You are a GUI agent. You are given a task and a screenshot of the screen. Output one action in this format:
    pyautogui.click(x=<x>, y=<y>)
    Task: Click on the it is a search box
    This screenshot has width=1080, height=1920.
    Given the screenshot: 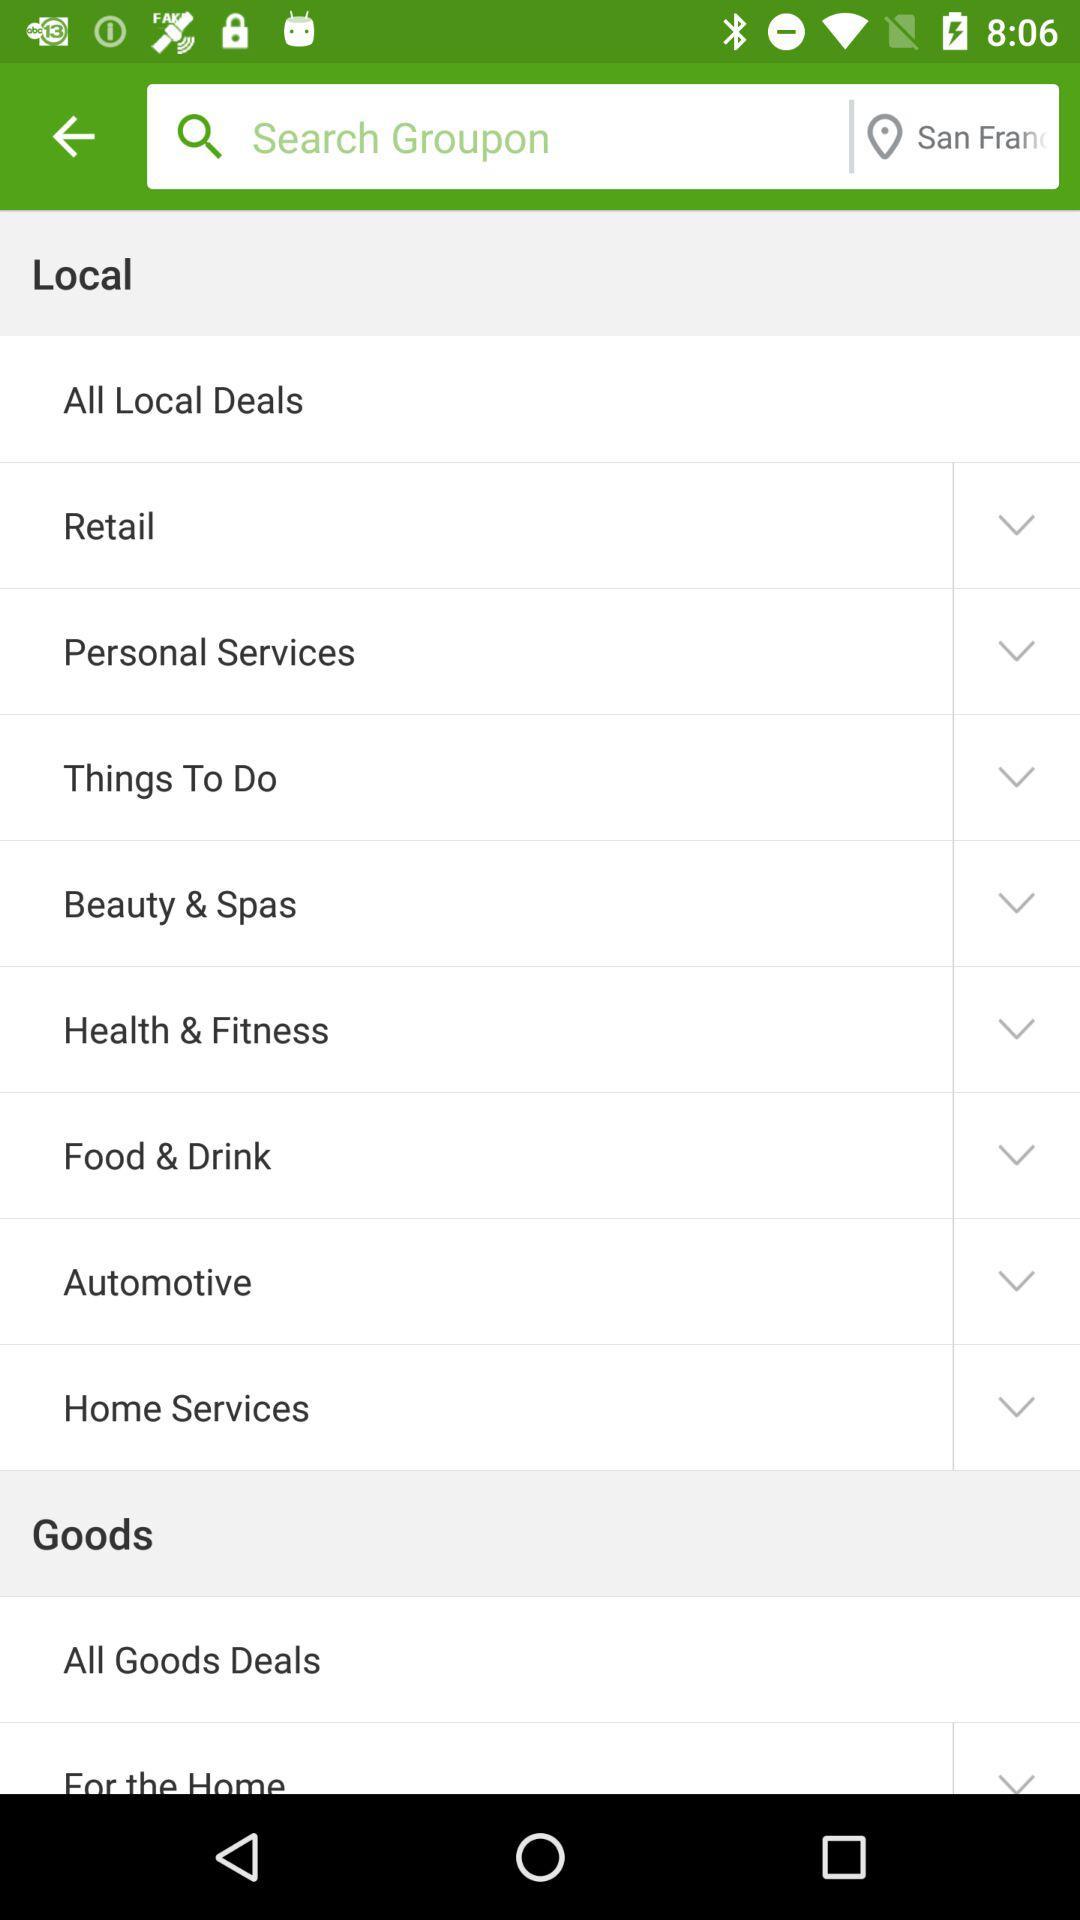 What is the action you would take?
    pyautogui.click(x=545, y=135)
    